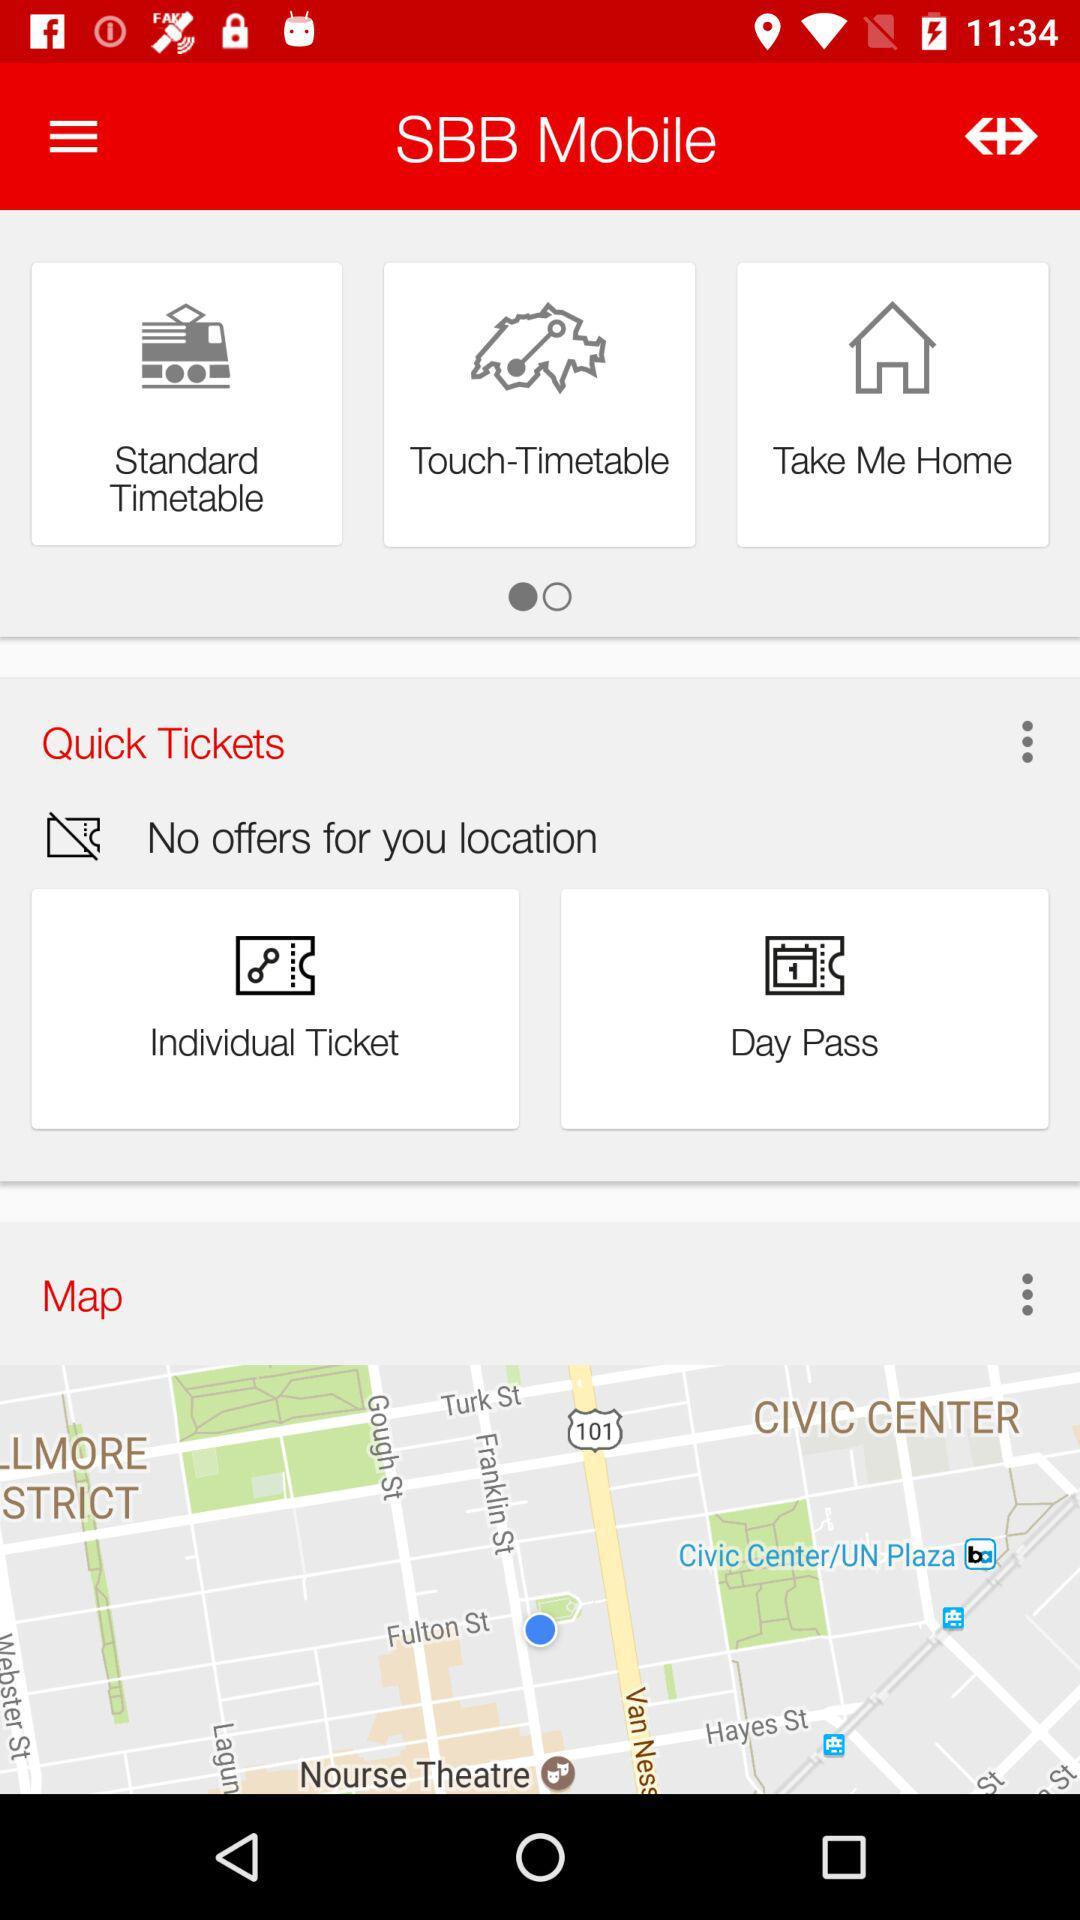  What do you see at coordinates (1019, 740) in the screenshot?
I see `the icon next to the quick tickets` at bounding box center [1019, 740].